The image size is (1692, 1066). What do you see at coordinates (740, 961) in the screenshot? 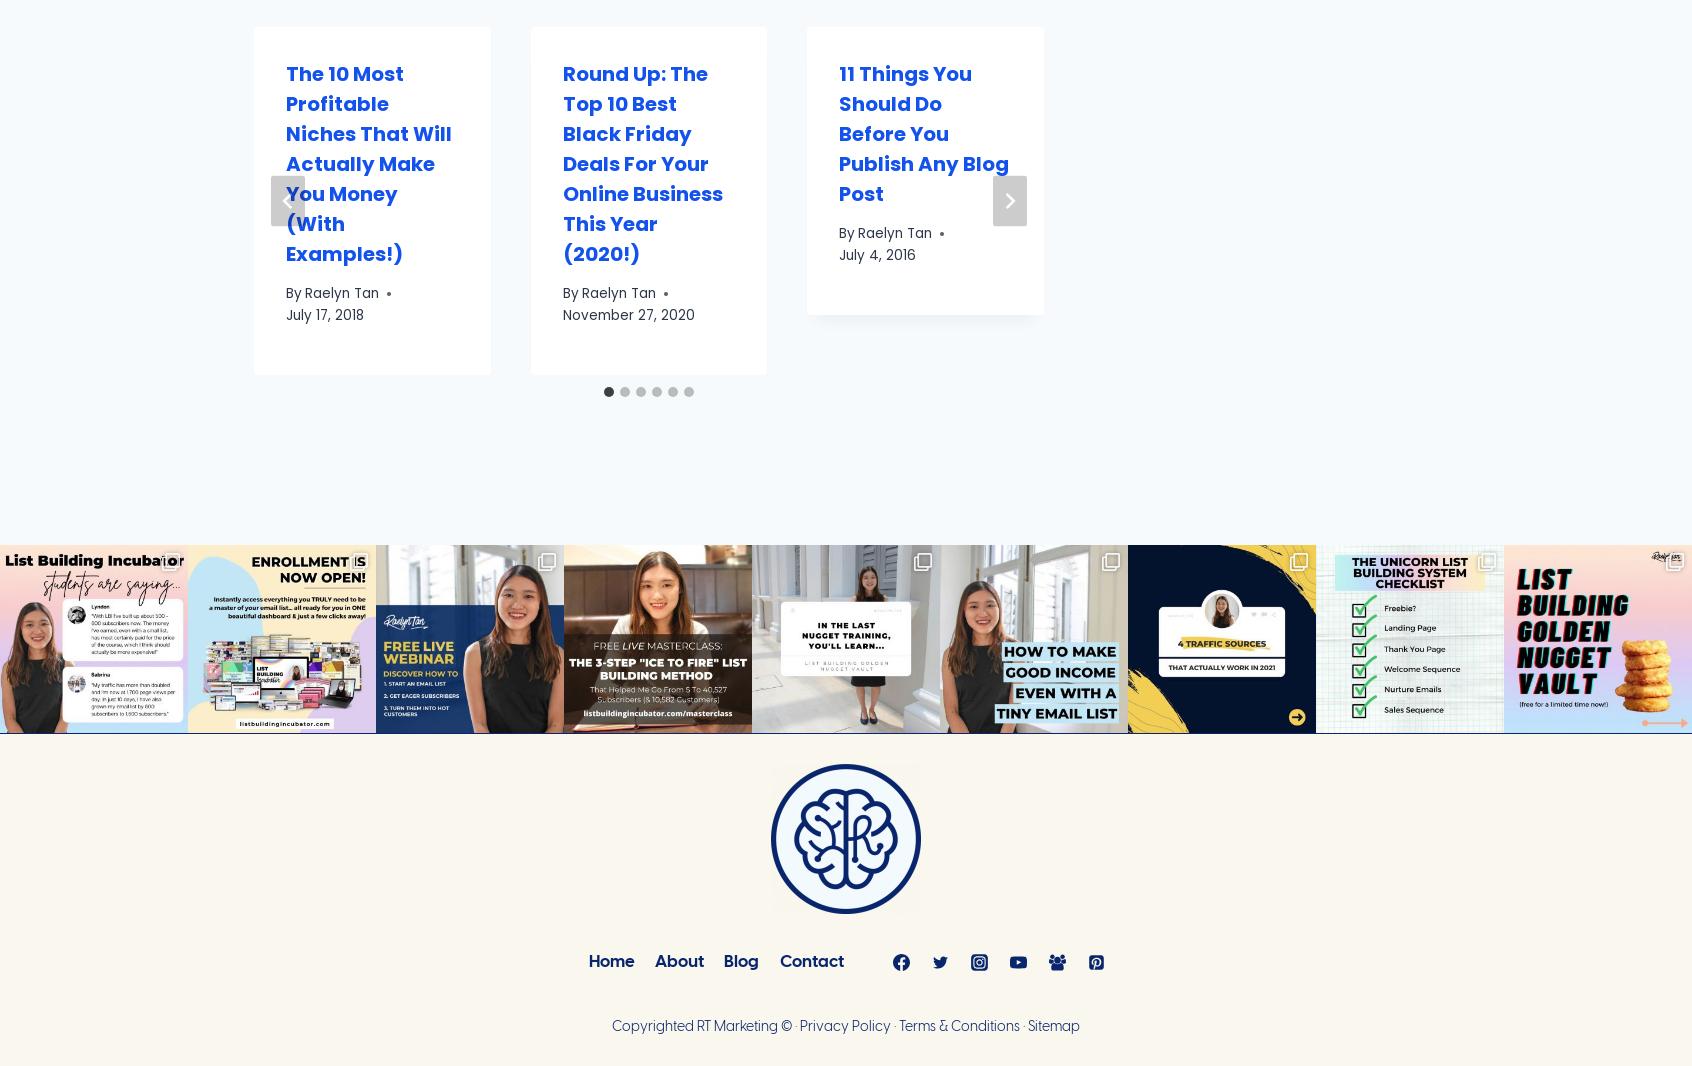
I see `'Blog'` at bounding box center [740, 961].